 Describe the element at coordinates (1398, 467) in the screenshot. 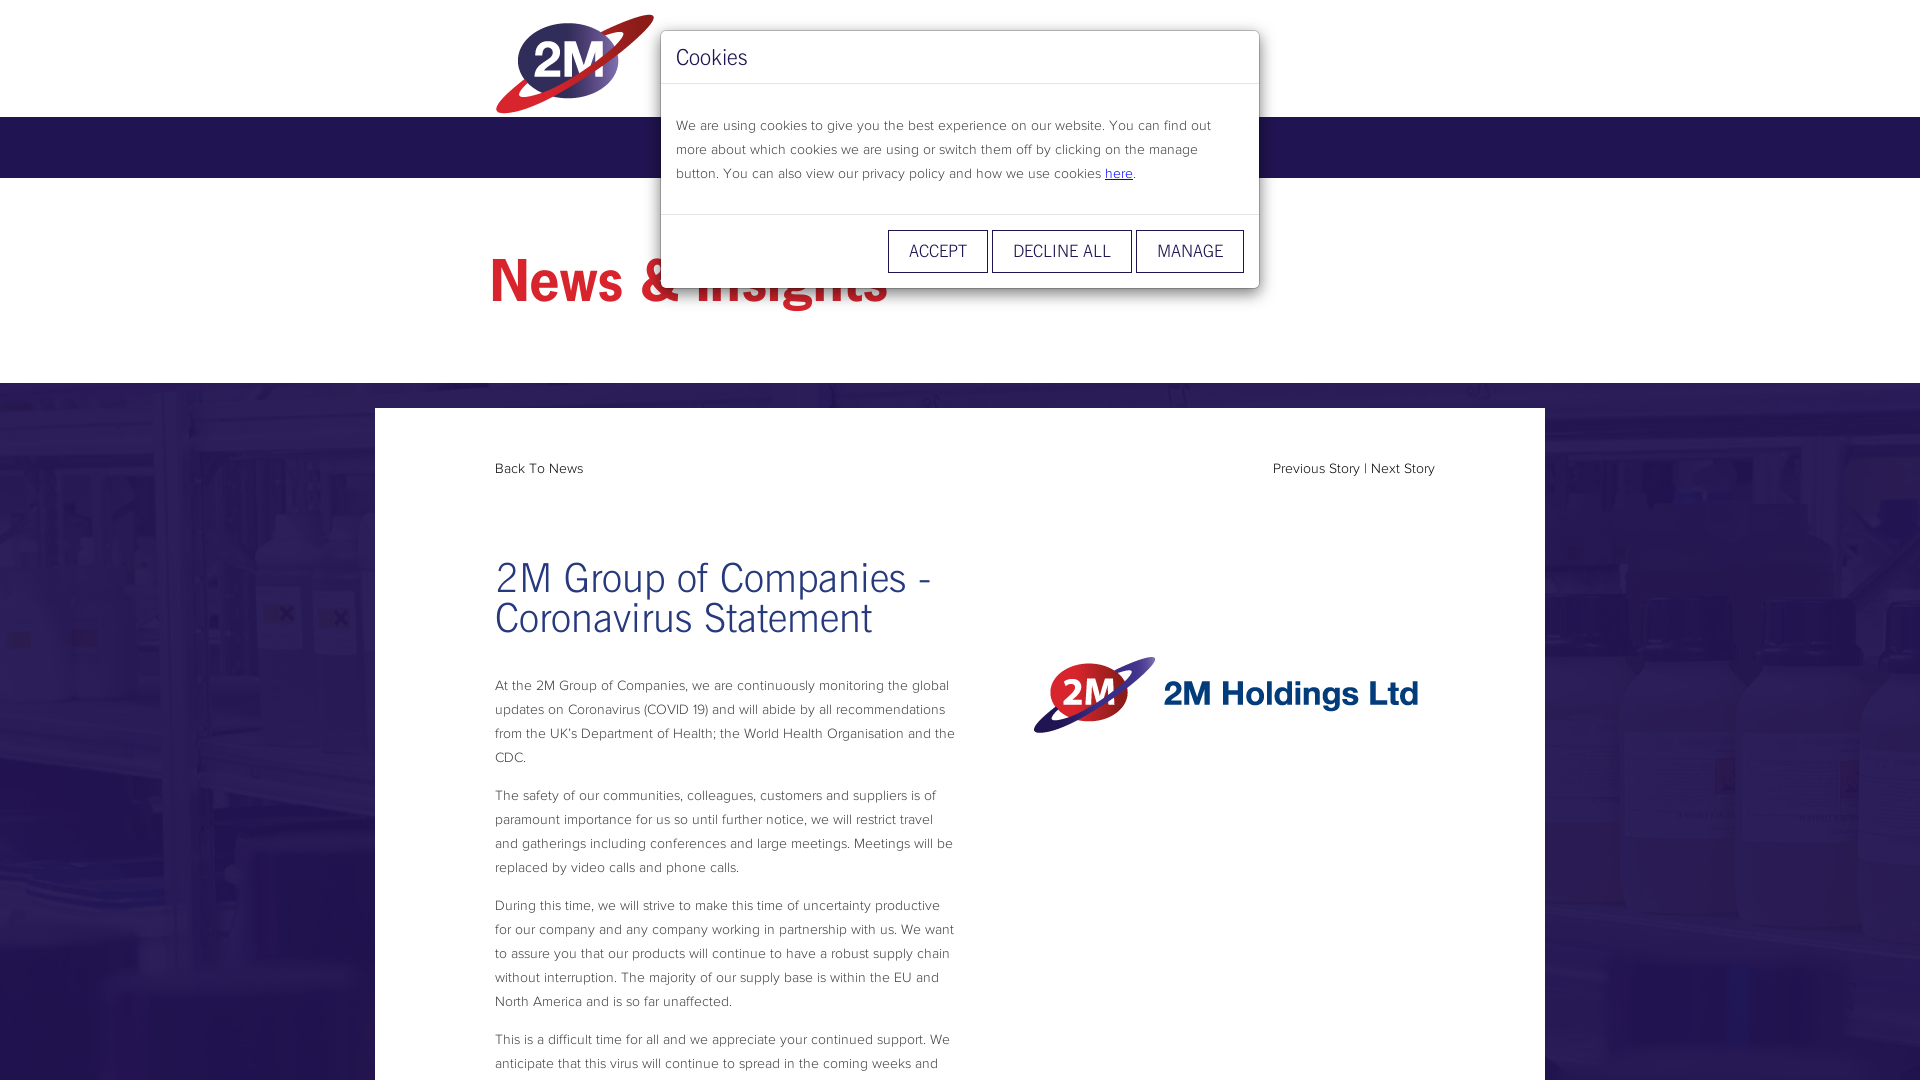

I see `'| Next Story'` at that location.